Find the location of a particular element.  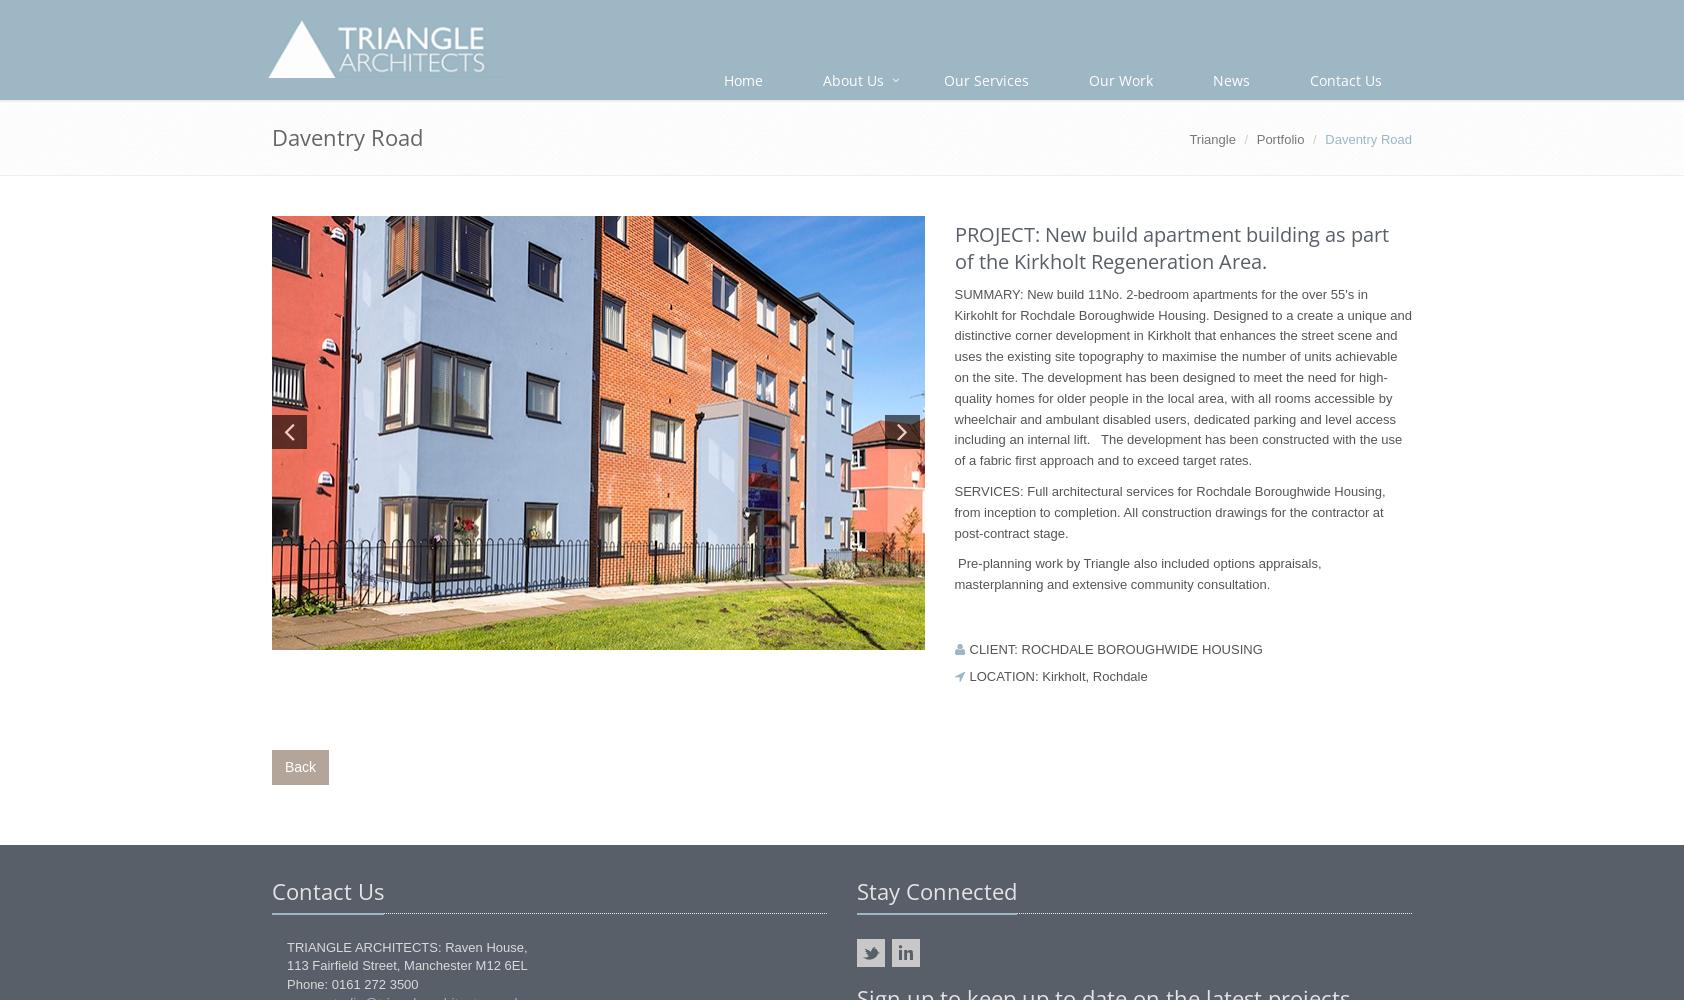

'Portfolio' is located at coordinates (1255, 139).